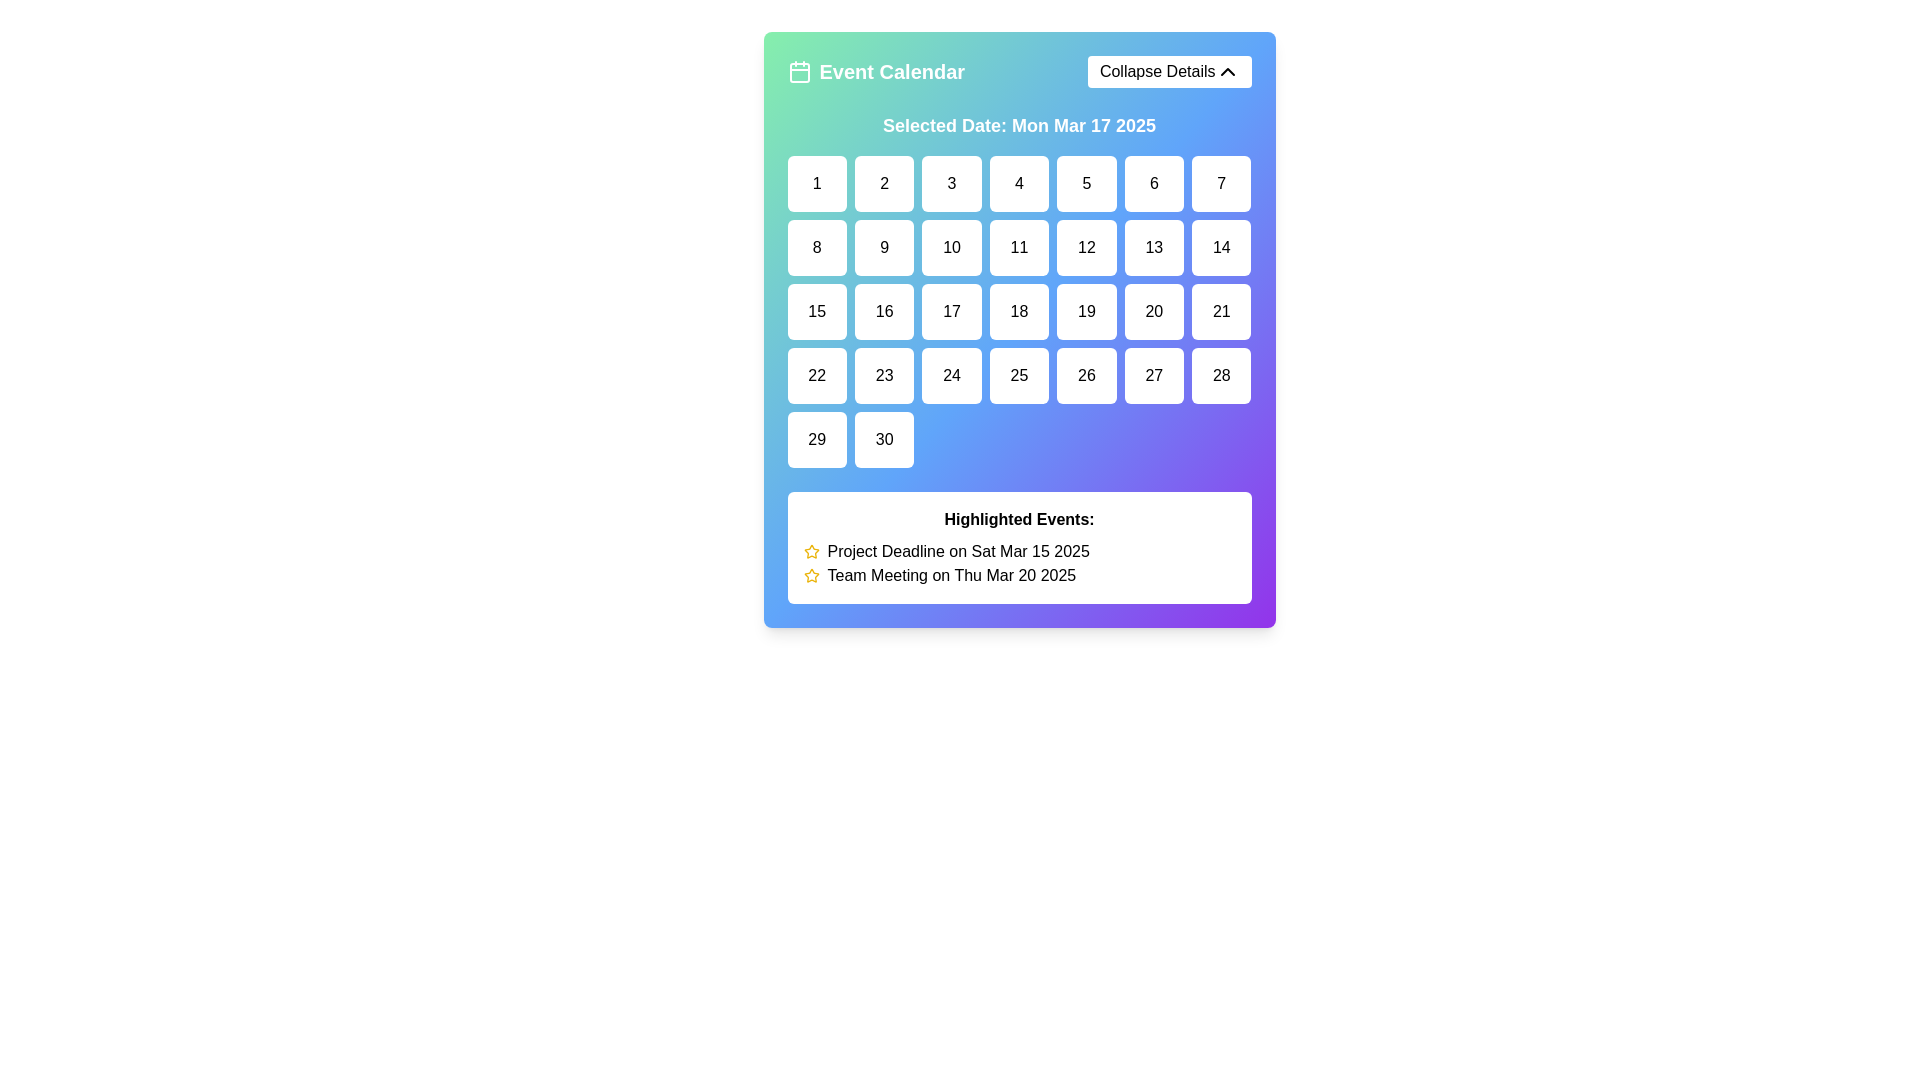  I want to click on the rounded square button displaying '30' in black font on a white background, located in the sixth row and second column of the calendar grid, so click(883, 438).